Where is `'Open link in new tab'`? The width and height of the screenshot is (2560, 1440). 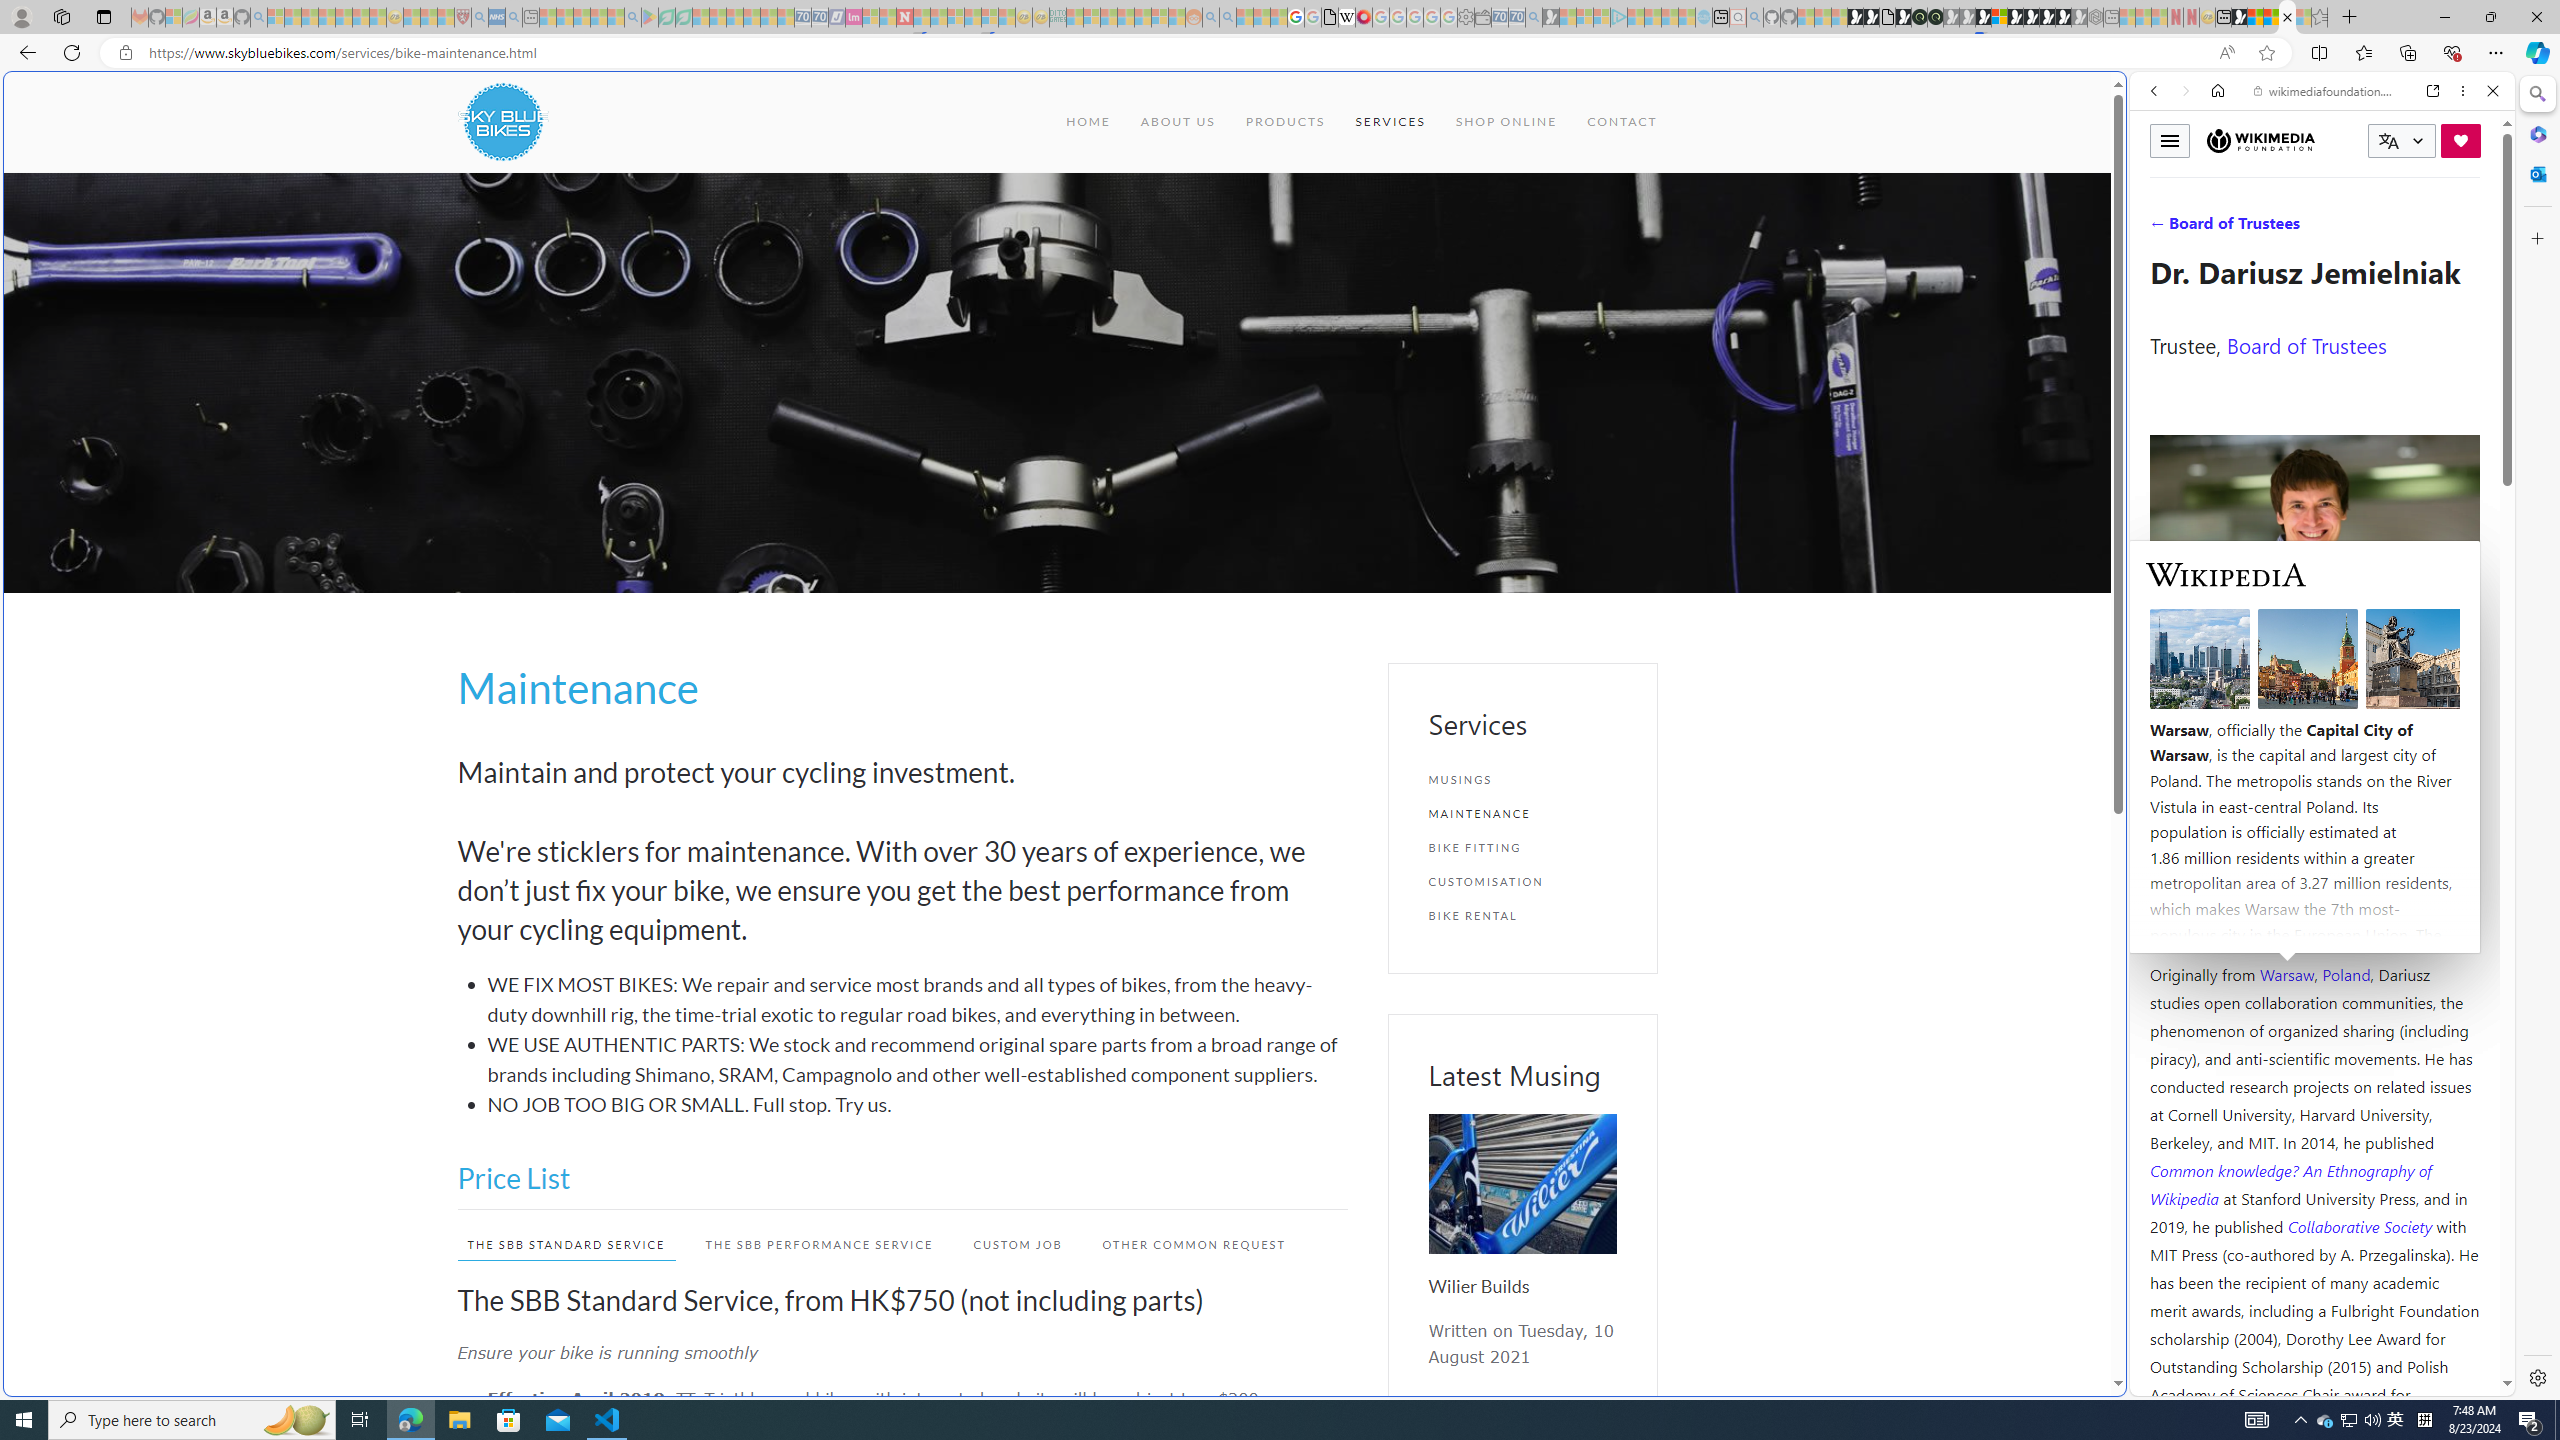 'Open link in new tab' is located at coordinates (2433, 89).